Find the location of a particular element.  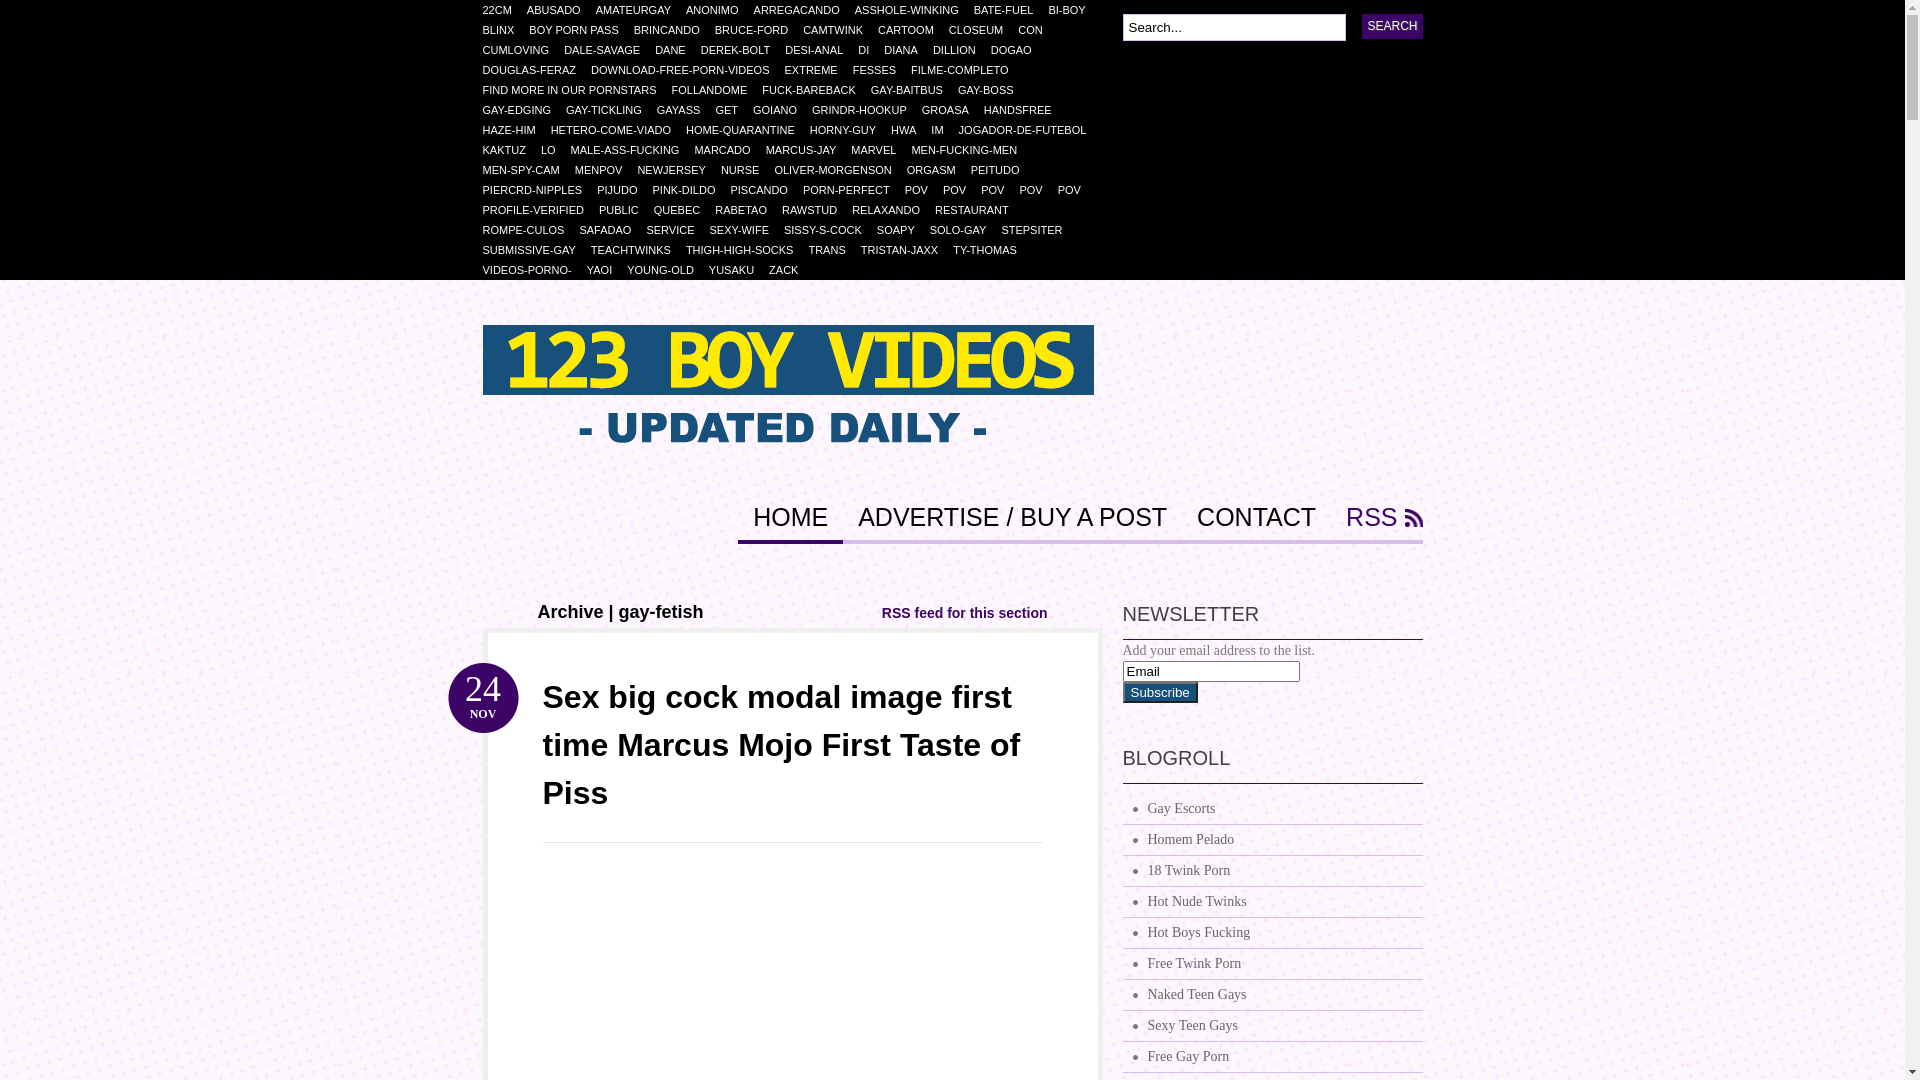

'HOME-QUARANTINE' is located at coordinates (747, 130).